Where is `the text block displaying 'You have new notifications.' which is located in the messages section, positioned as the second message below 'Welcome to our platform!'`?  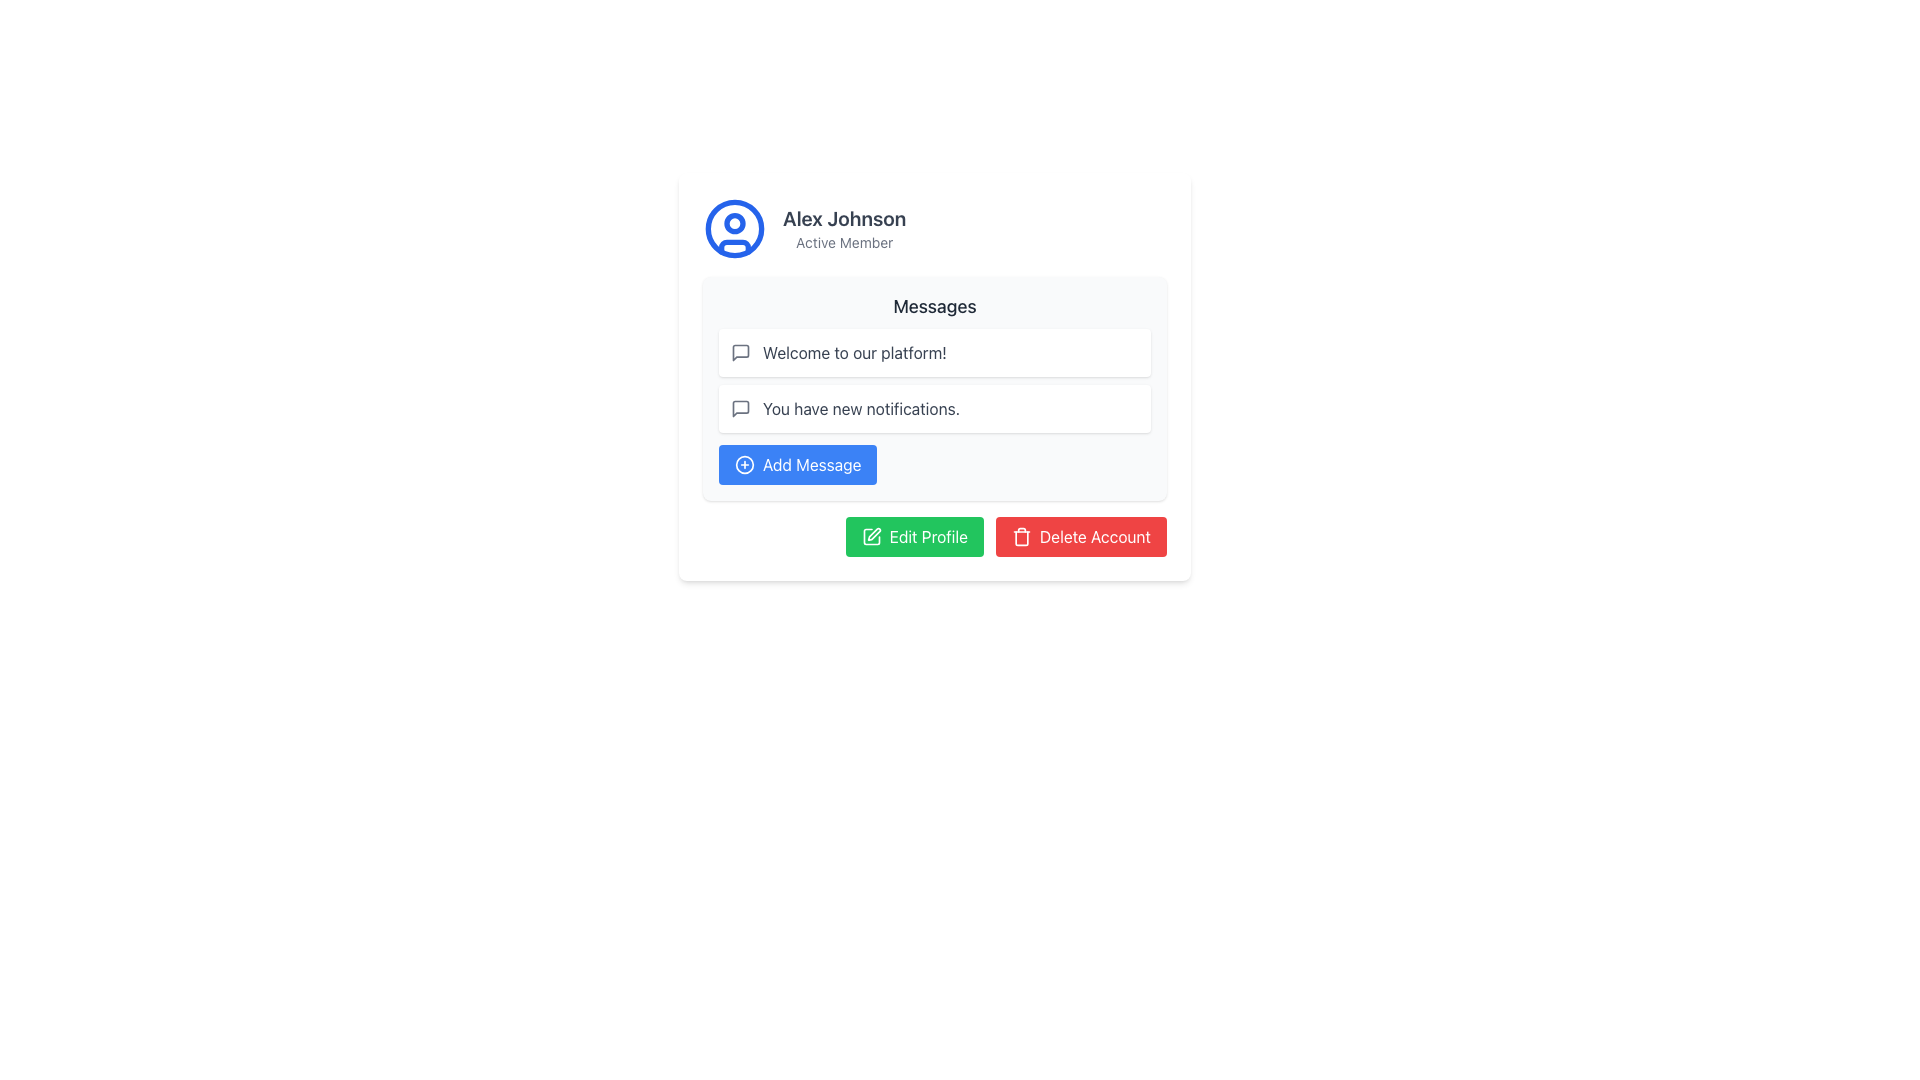
the text block displaying 'You have new notifications.' which is located in the messages section, positioned as the second message below 'Welcome to our platform!' is located at coordinates (861, 407).